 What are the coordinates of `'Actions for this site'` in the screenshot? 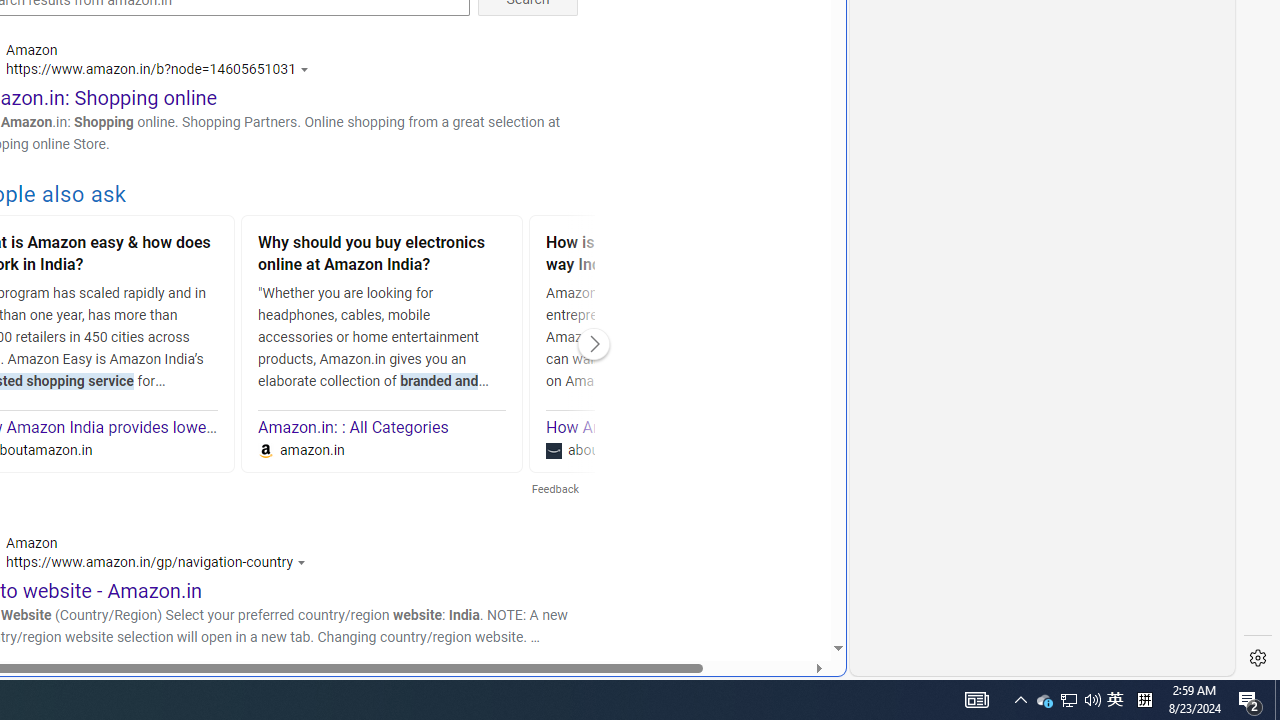 It's located at (304, 563).